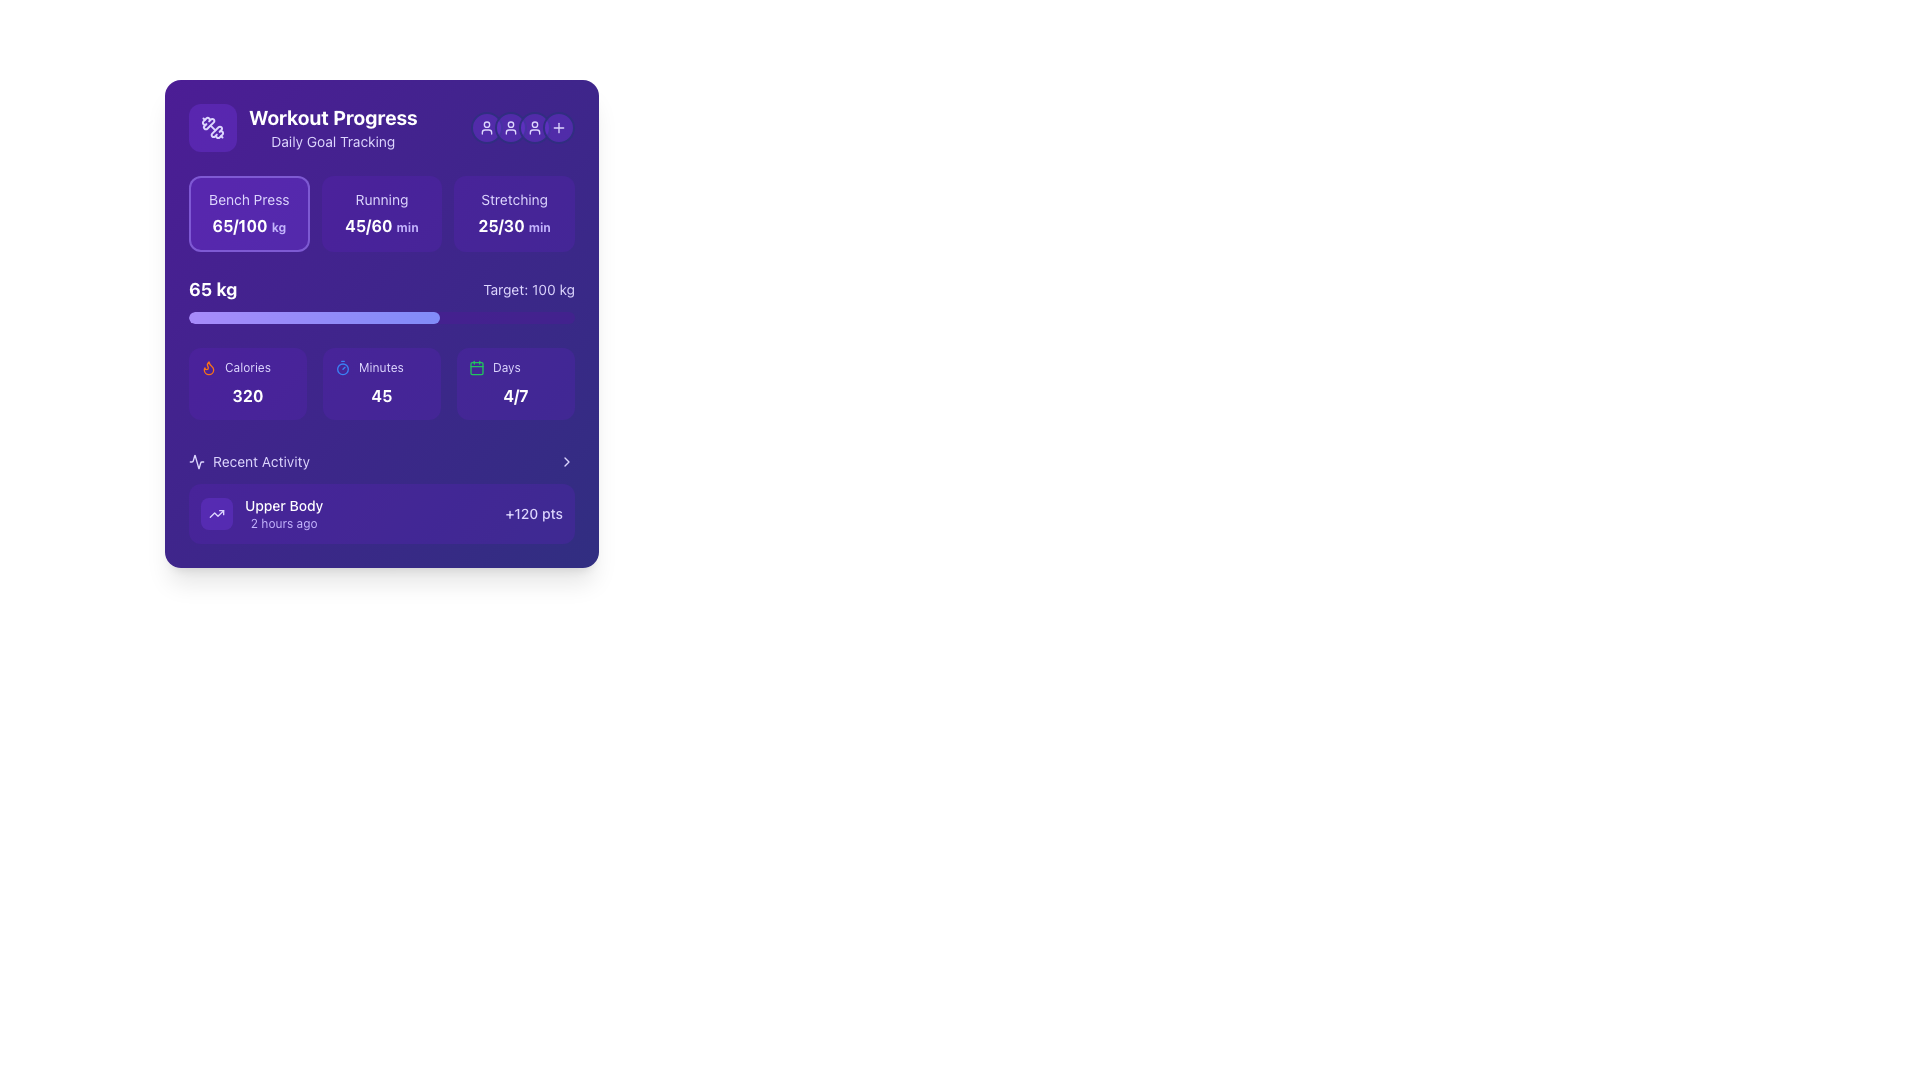  Describe the element at coordinates (514, 225) in the screenshot. I see `the time progress text of the 'Stretching' exercise located within the violet card labeled 'Stretching', situated below the title 'Stretching'` at that location.